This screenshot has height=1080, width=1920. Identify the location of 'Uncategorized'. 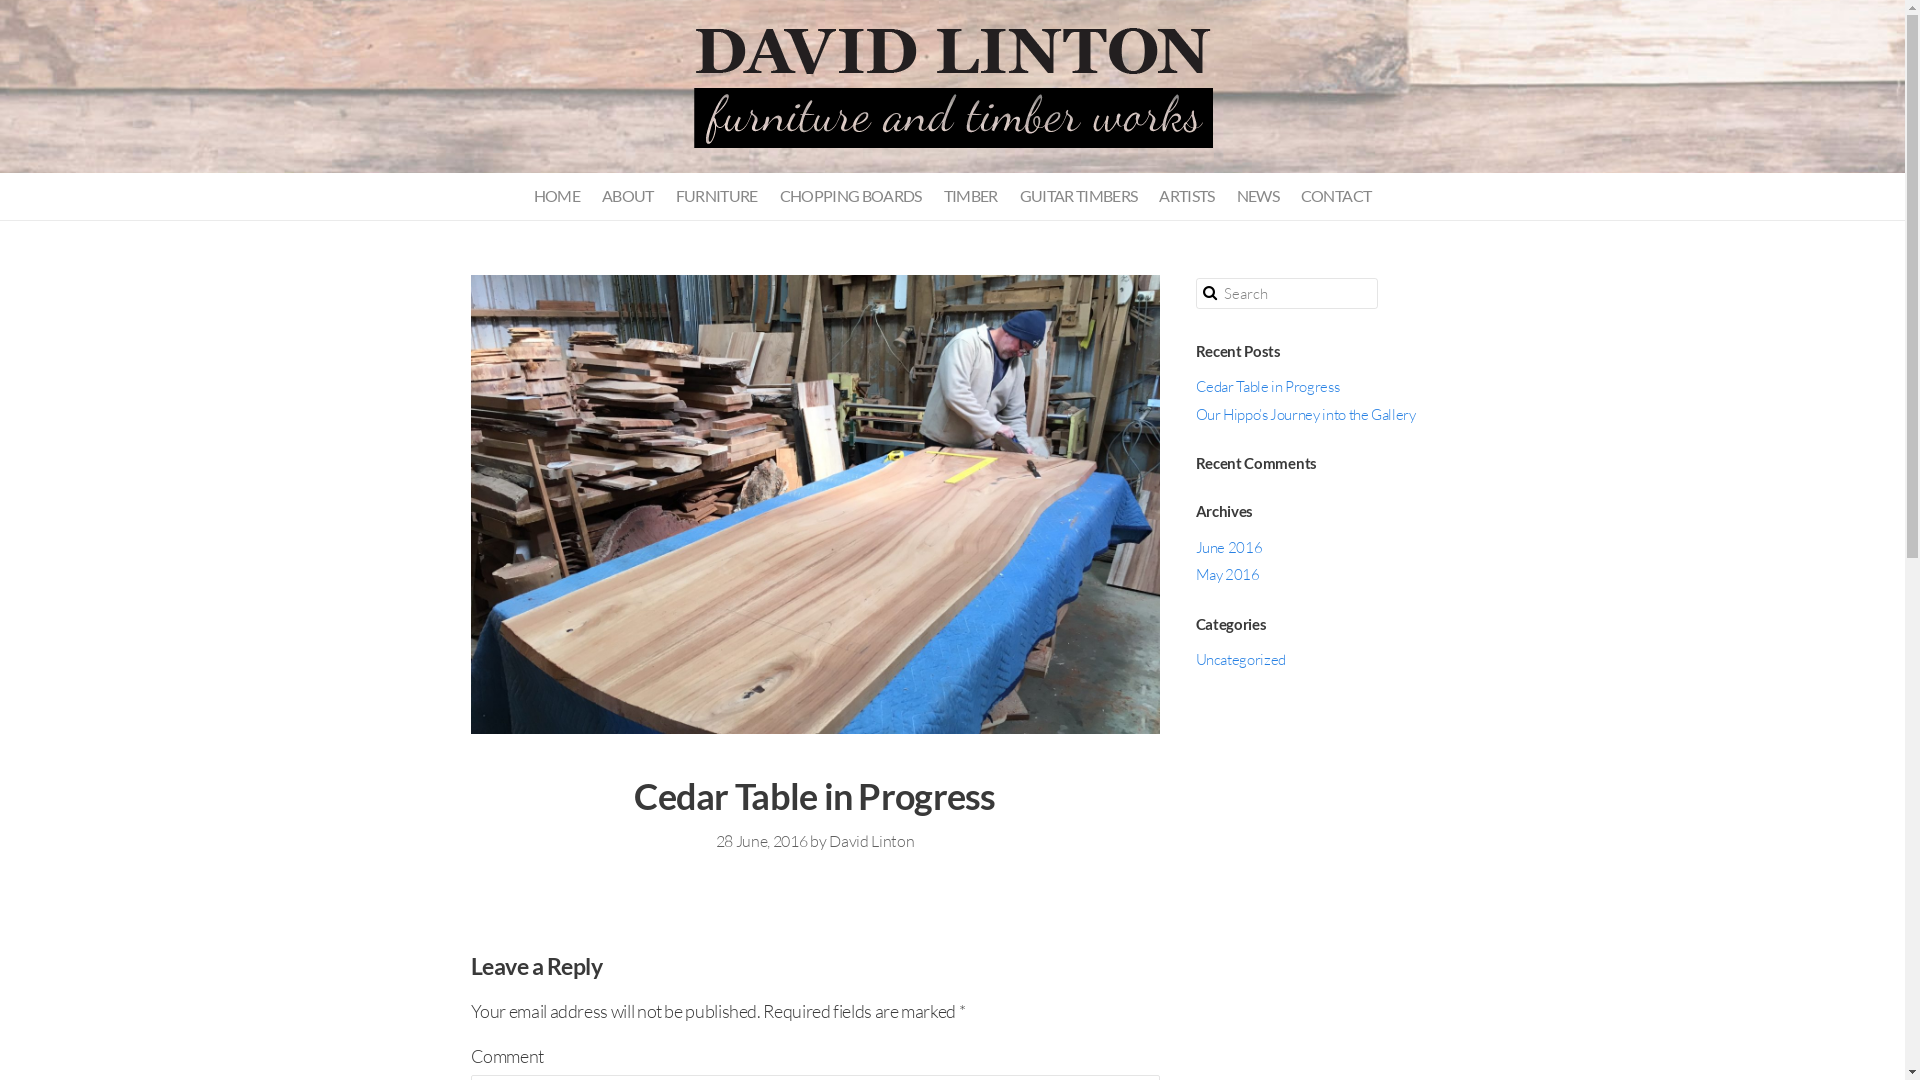
(1240, 659).